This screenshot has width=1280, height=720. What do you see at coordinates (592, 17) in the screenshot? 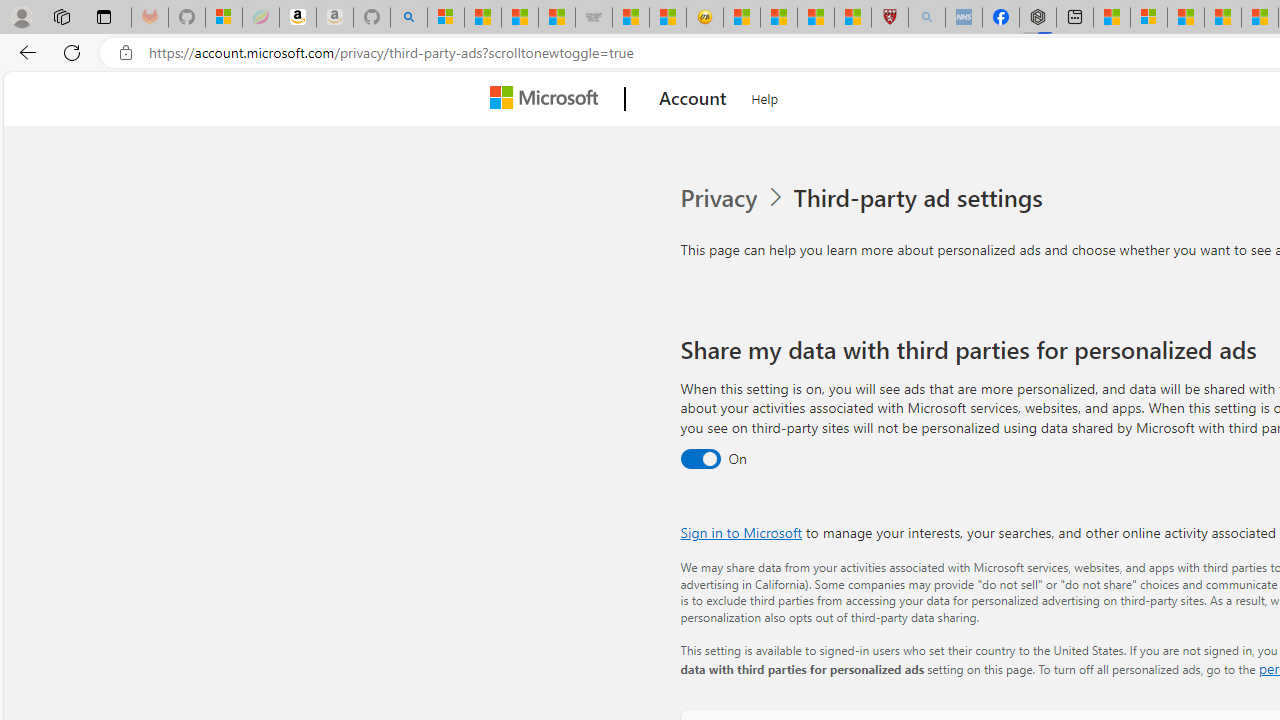
I see `'Combat Siege'` at bounding box center [592, 17].